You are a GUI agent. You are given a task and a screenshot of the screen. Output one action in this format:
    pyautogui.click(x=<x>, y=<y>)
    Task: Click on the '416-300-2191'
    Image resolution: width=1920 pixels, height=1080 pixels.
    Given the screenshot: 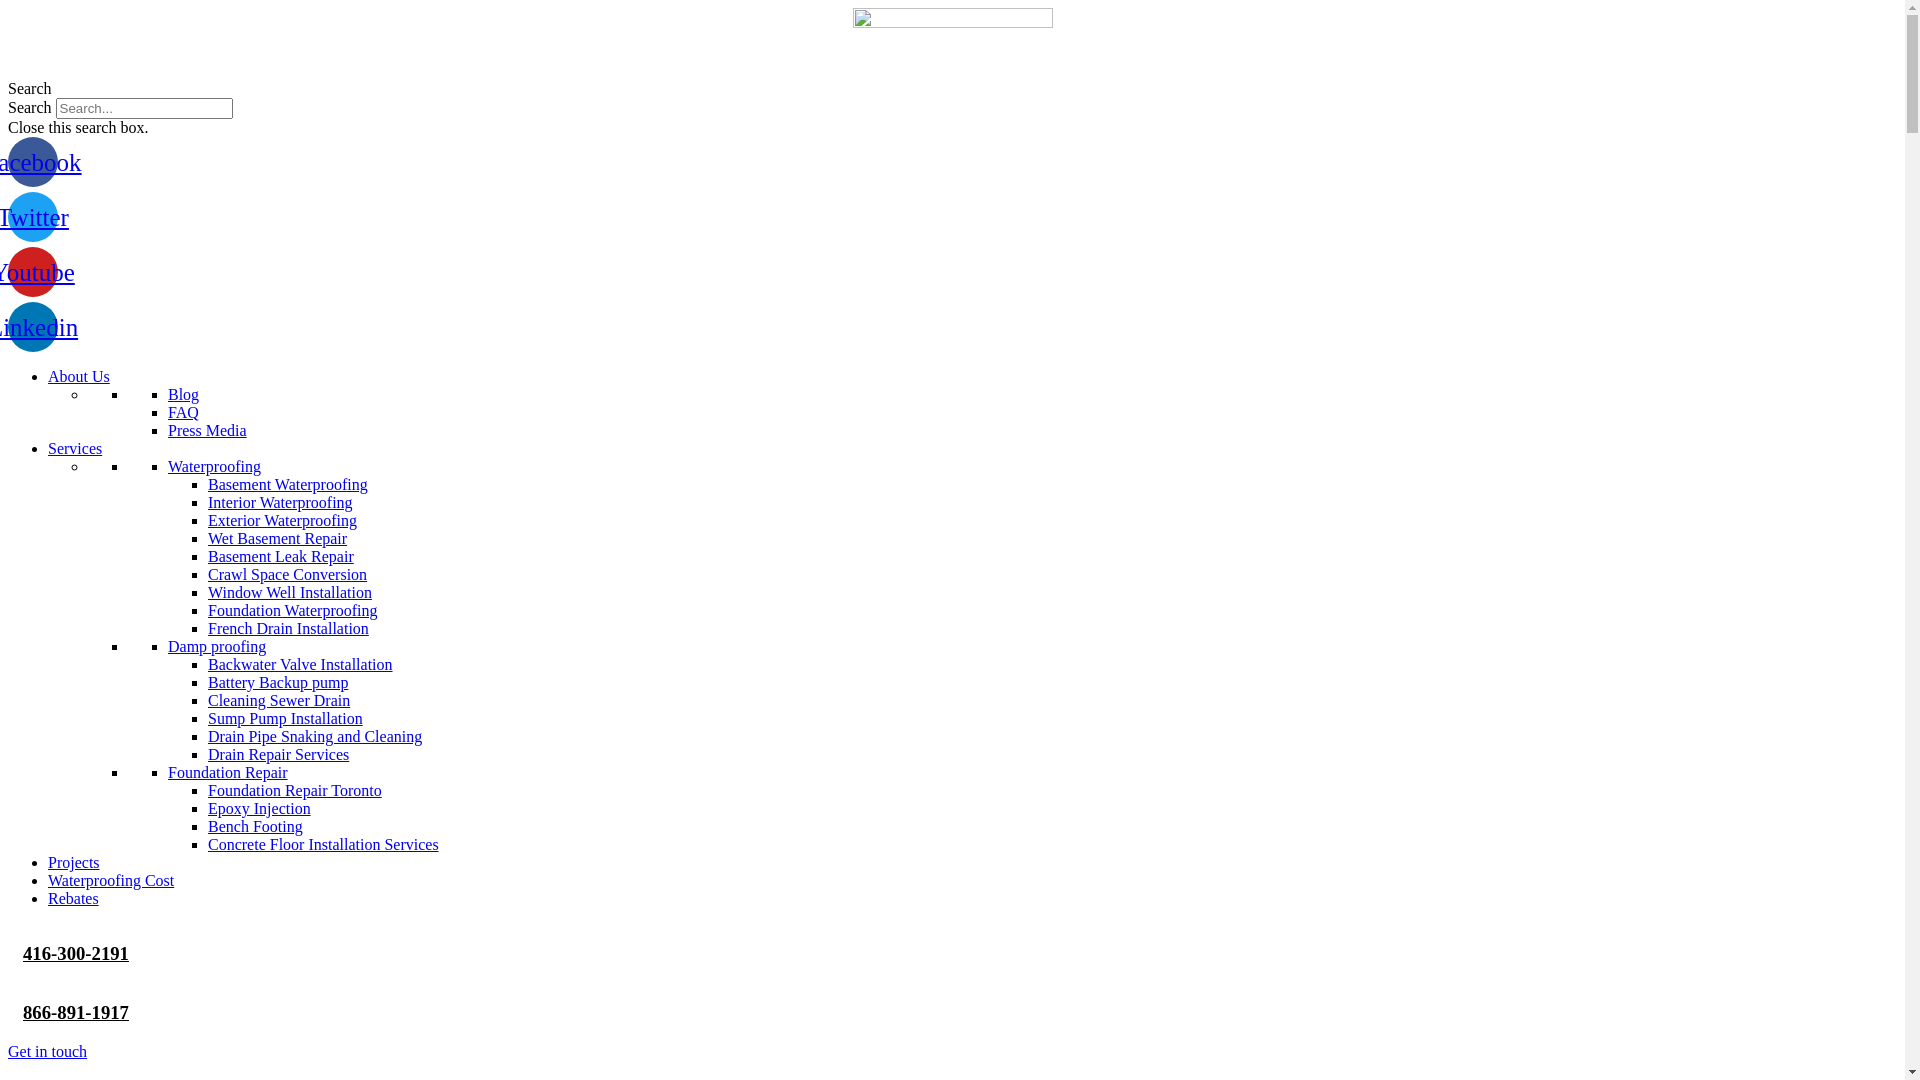 What is the action you would take?
    pyautogui.click(x=23, y=952)
    